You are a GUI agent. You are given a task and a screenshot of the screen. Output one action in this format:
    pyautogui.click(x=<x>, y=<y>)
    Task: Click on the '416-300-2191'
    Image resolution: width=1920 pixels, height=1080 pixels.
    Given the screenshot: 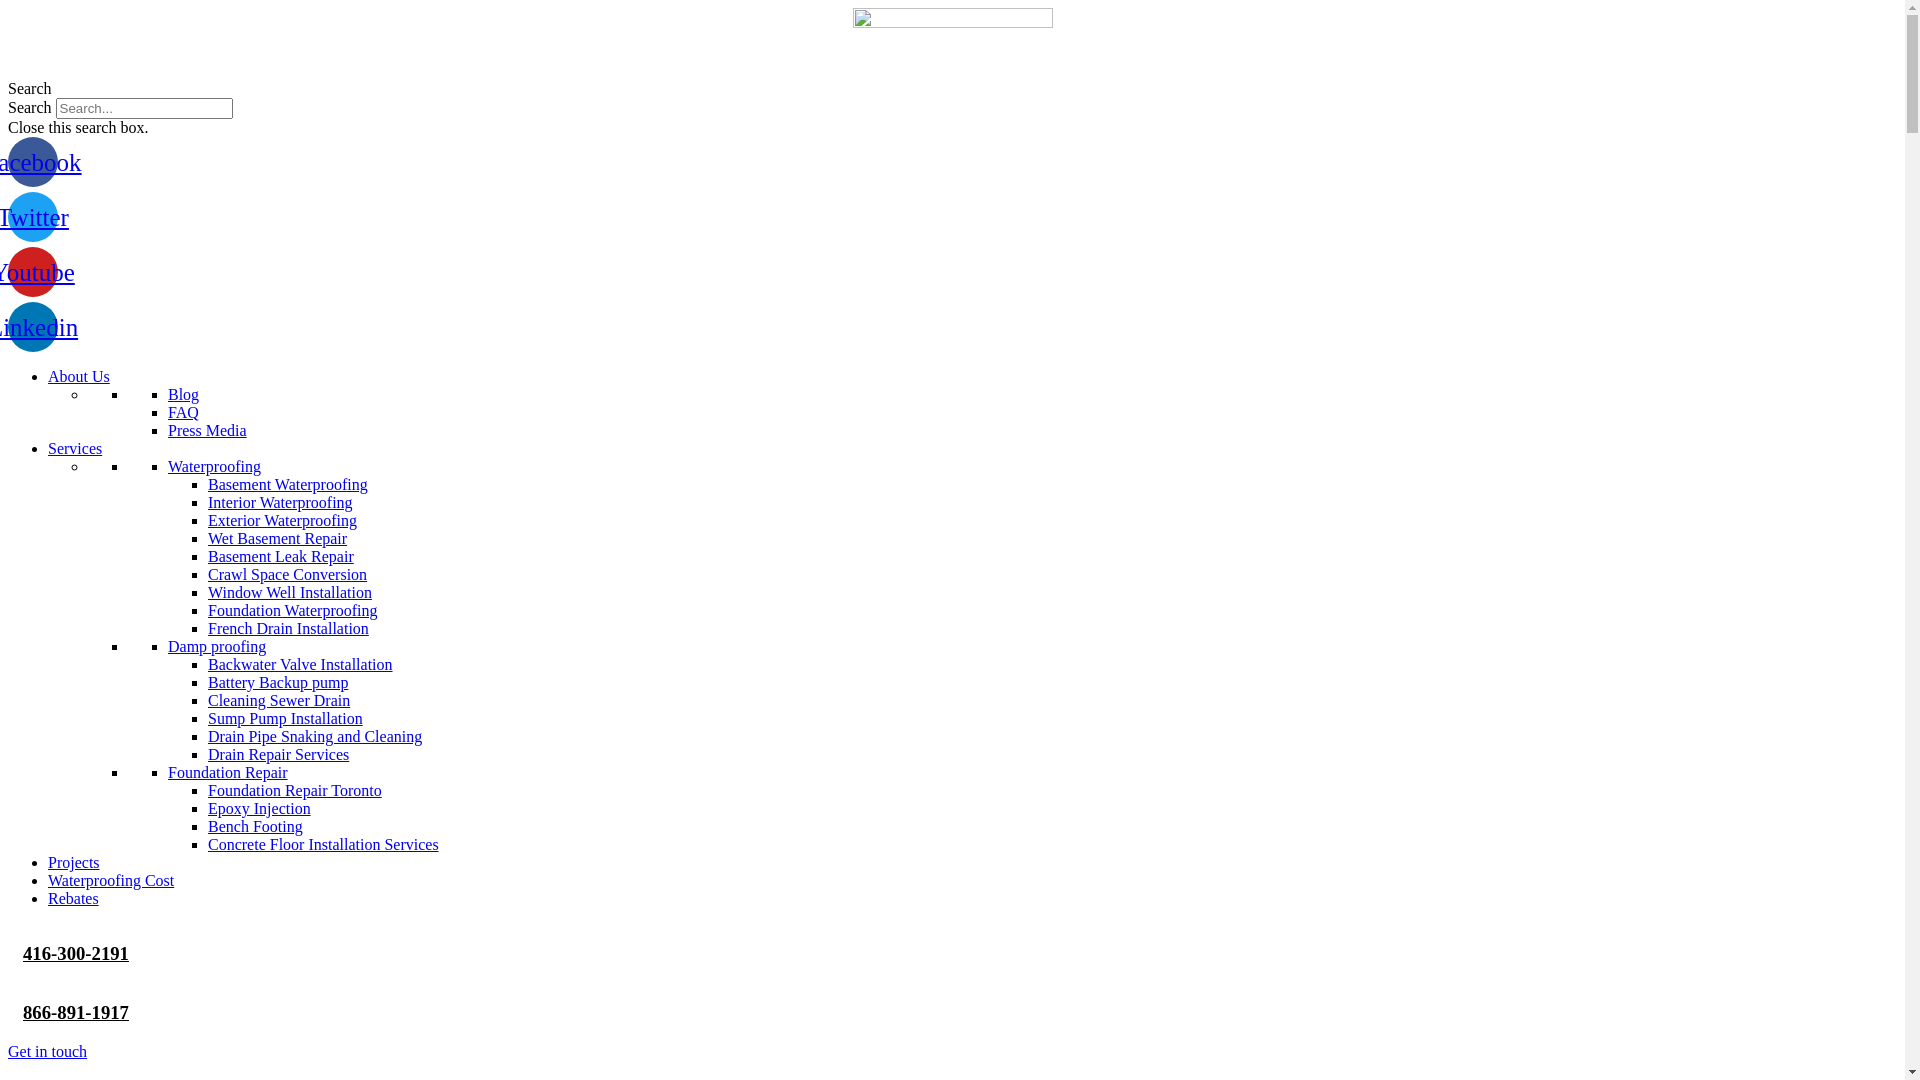 What is the action you would take?
    pyautogui.click(x=23, y=952)
    